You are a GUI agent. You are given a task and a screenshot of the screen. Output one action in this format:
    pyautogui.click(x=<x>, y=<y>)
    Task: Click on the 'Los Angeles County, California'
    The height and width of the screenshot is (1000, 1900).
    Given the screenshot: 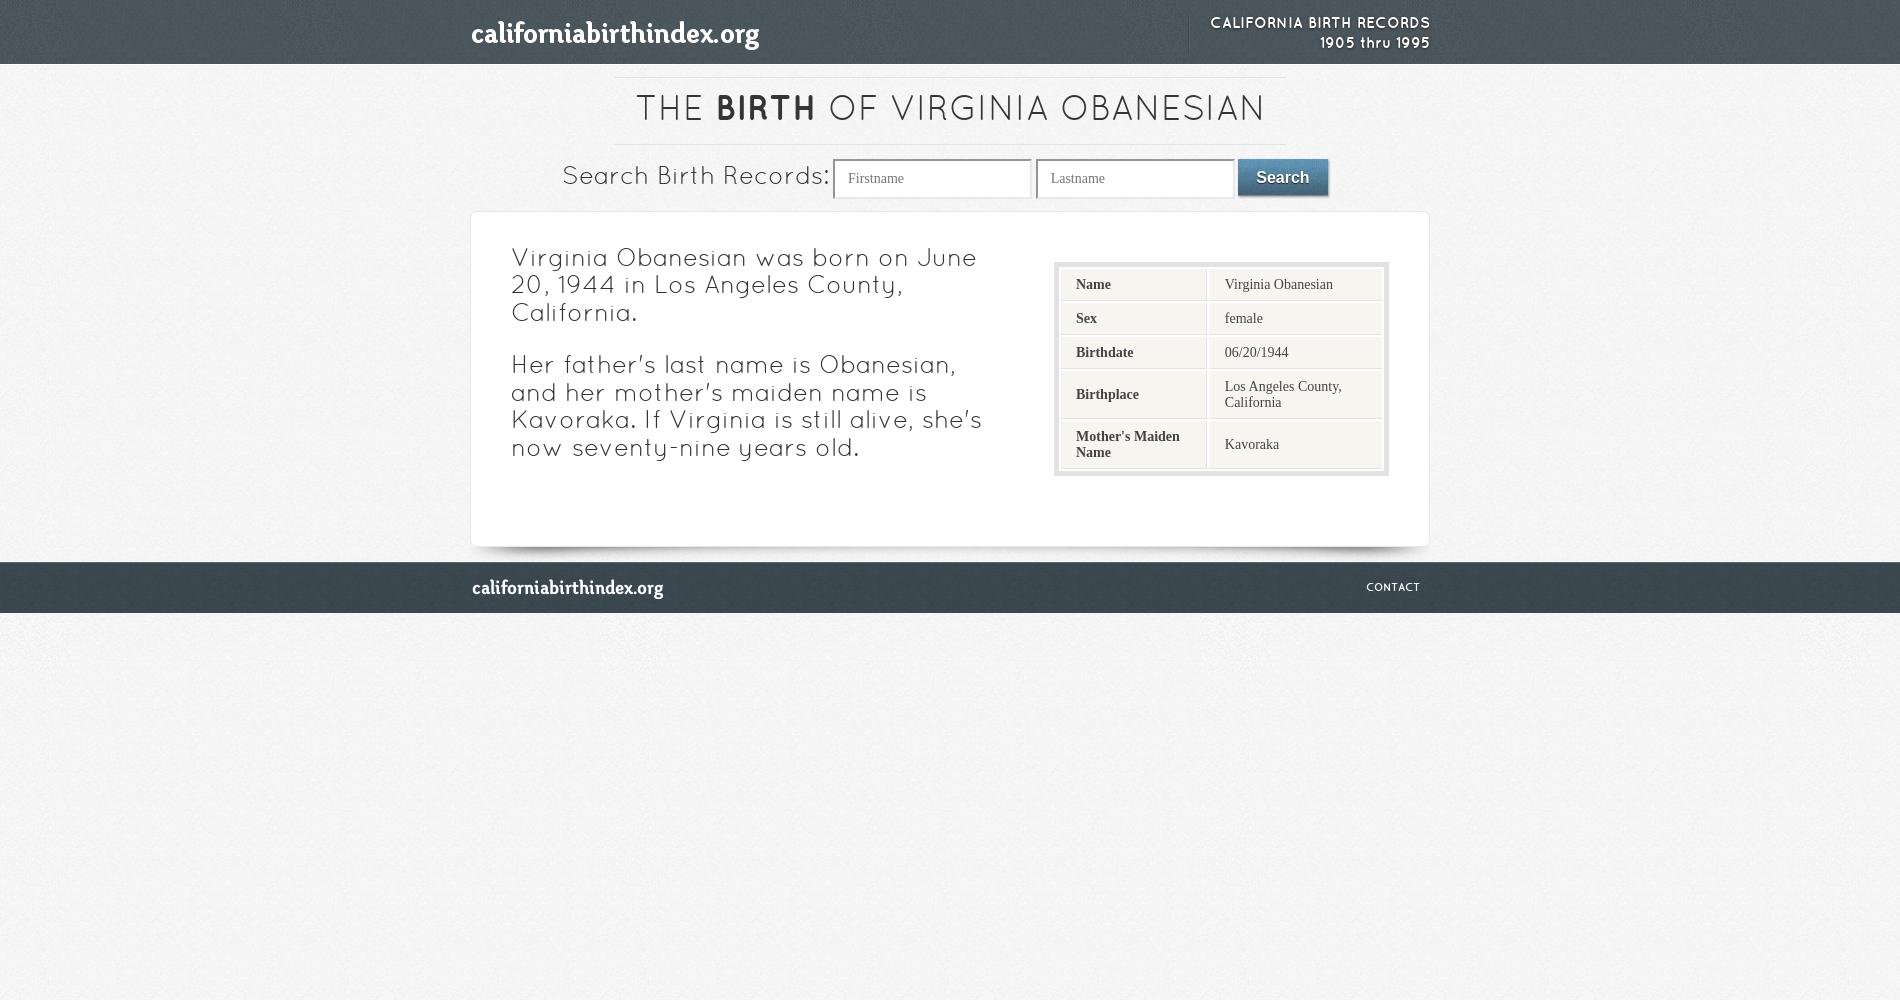 What is the action you would take?
    pyautogui.click(x=1281, y=393)
    